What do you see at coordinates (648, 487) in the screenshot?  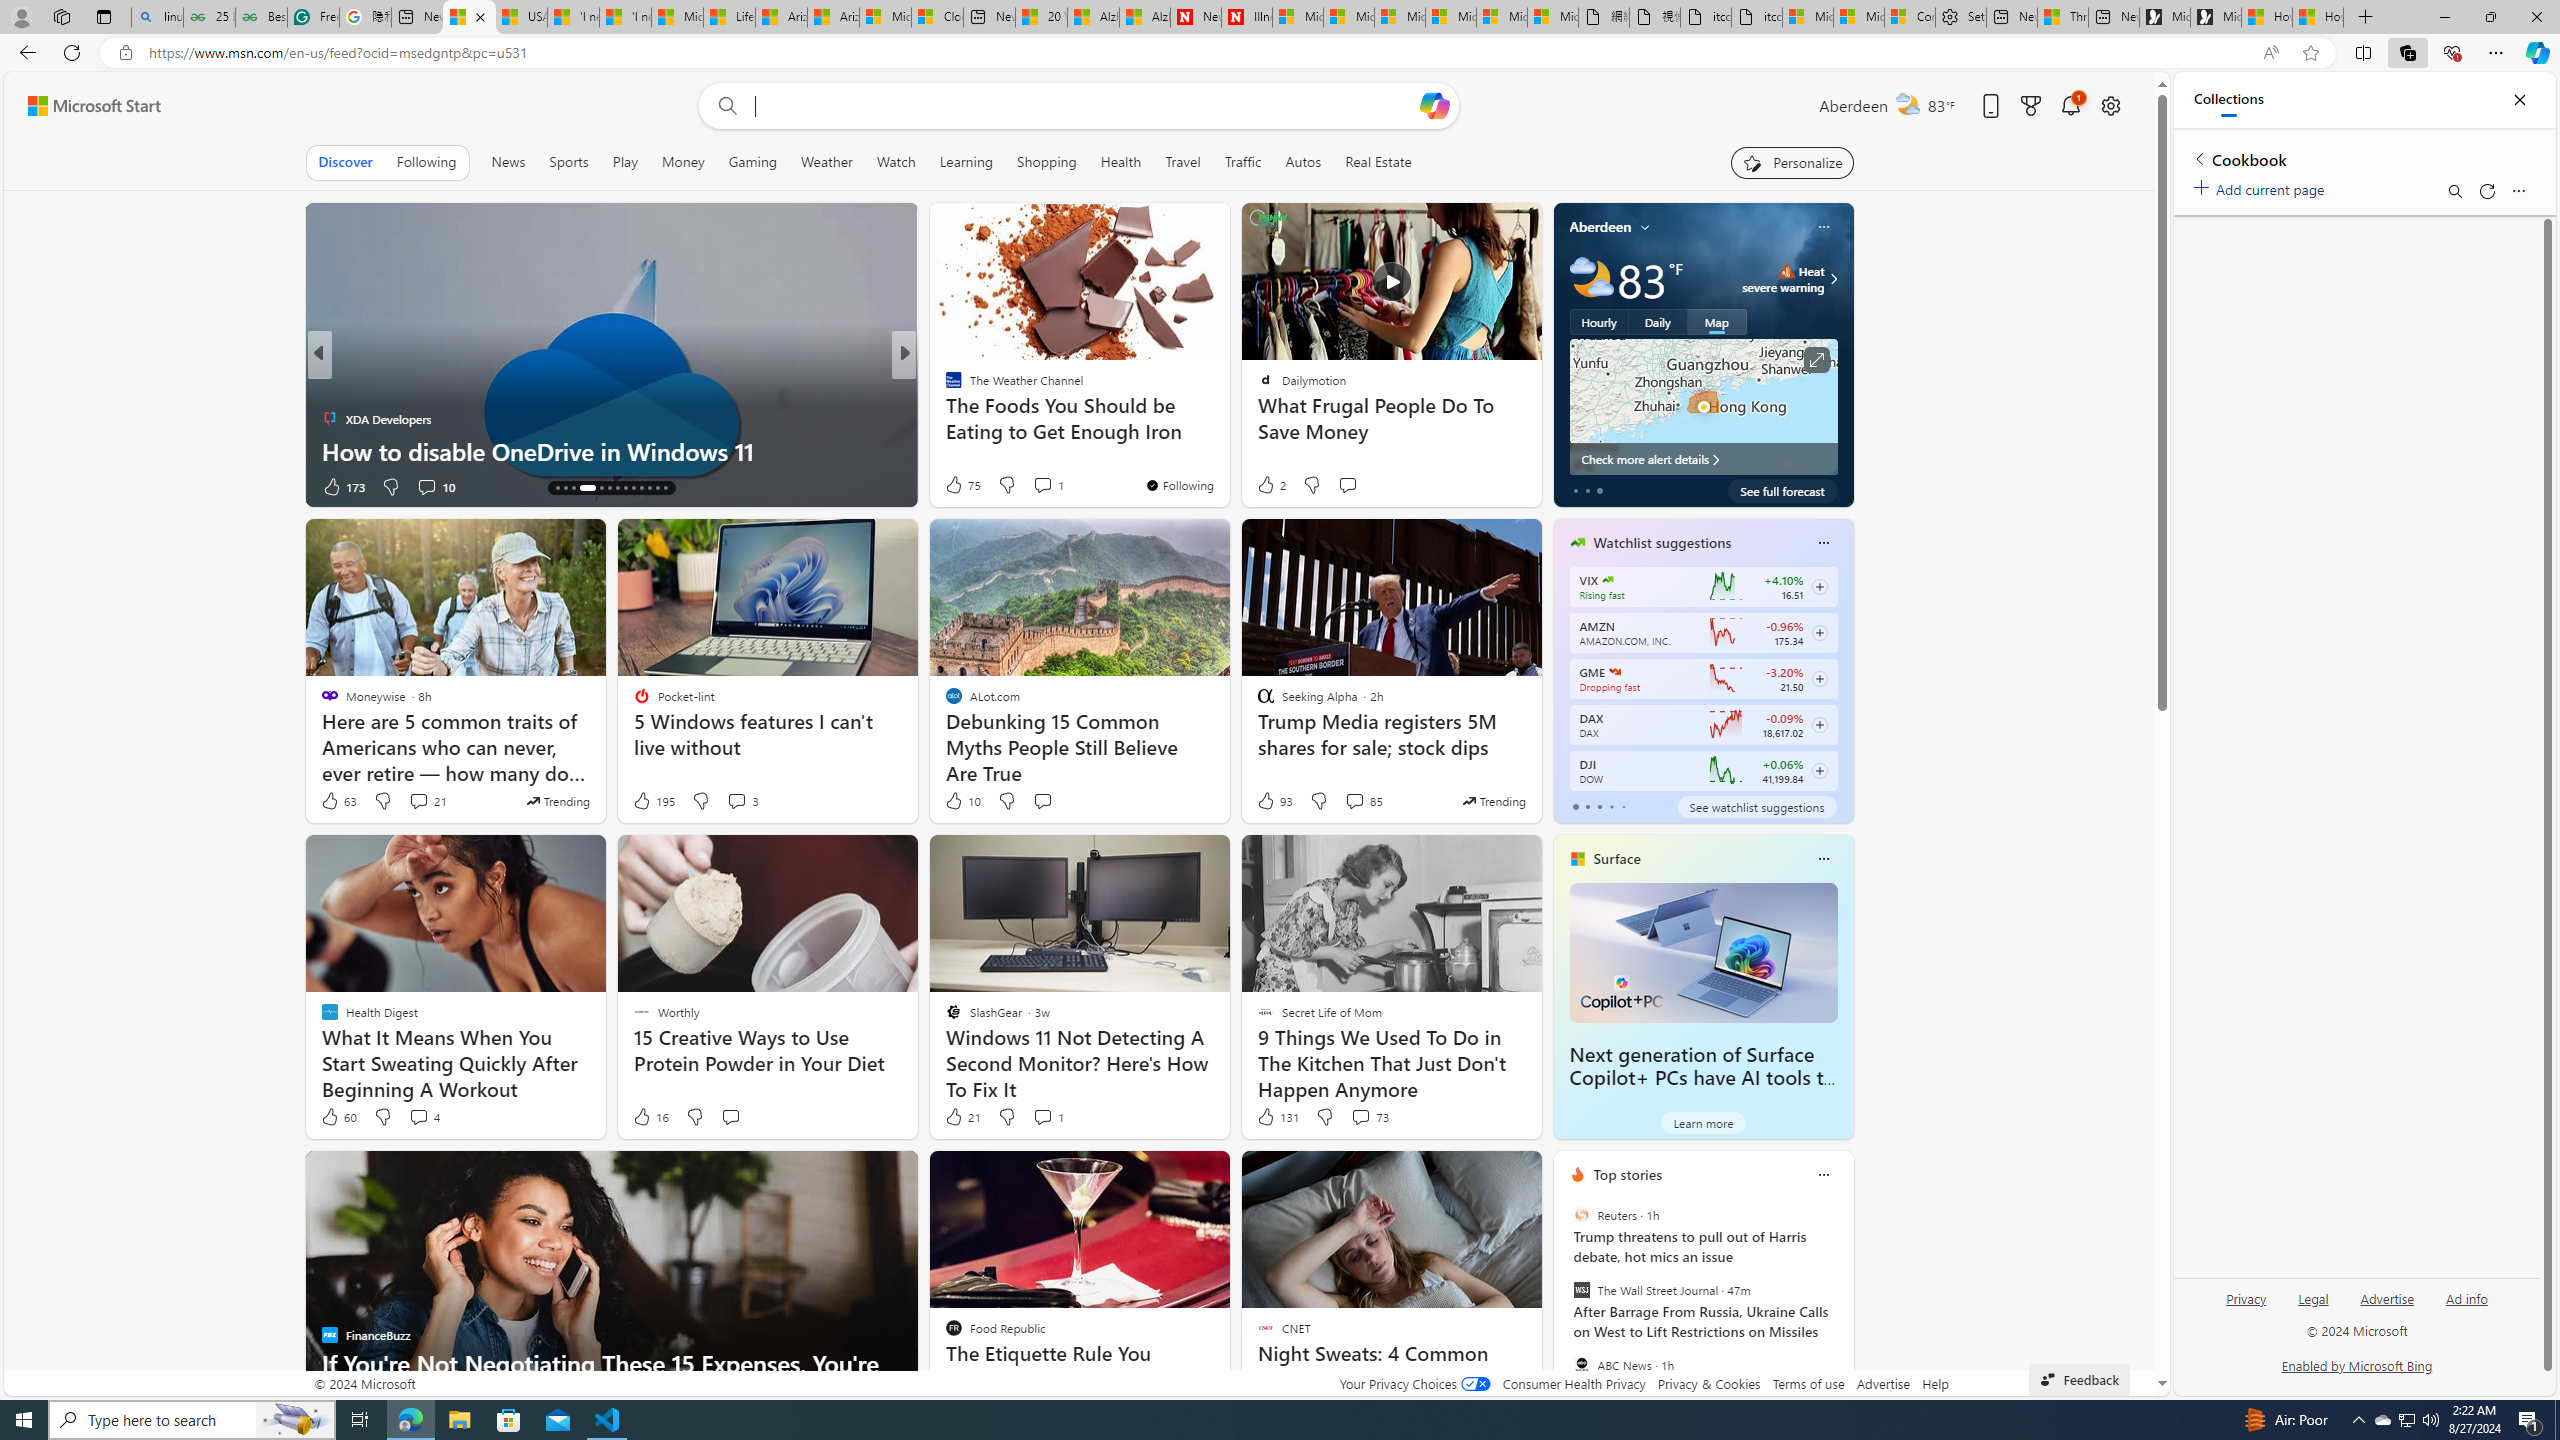 I see `'AutomationID: tab-24'` at bounding box center [648, 487].